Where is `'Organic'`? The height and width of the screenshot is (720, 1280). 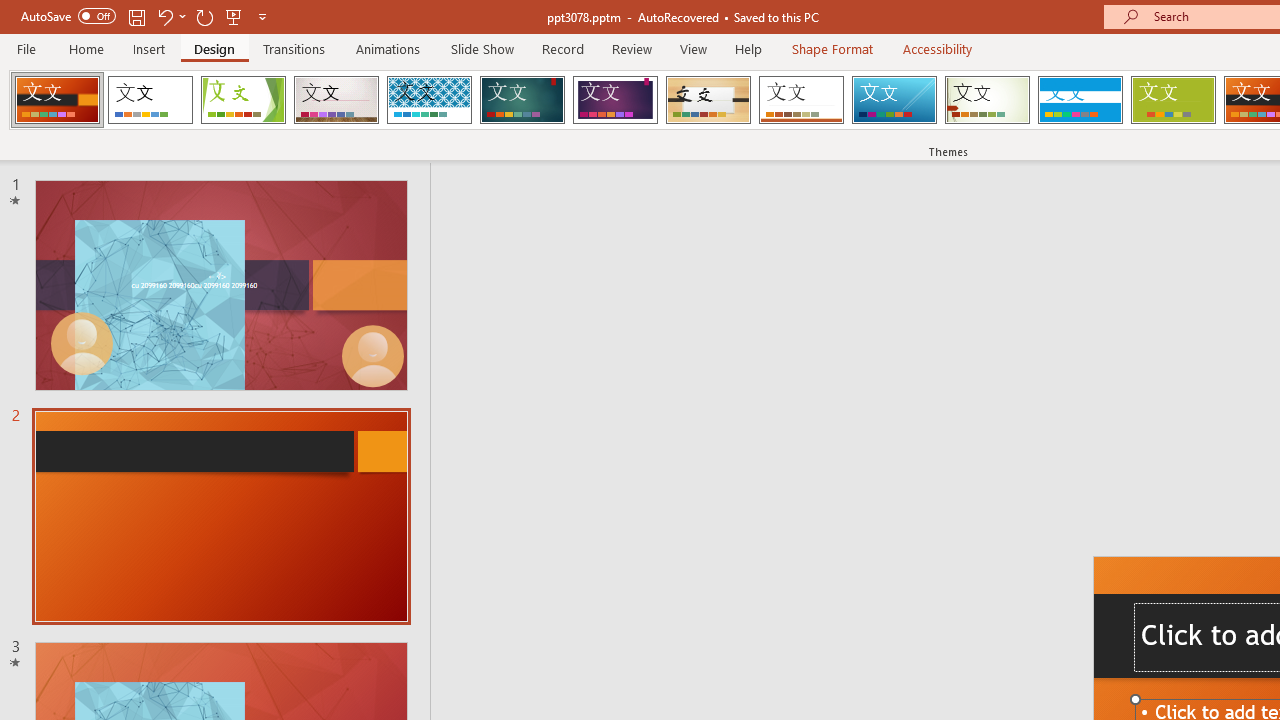 'Organic' is located at coordinates (708, 100).